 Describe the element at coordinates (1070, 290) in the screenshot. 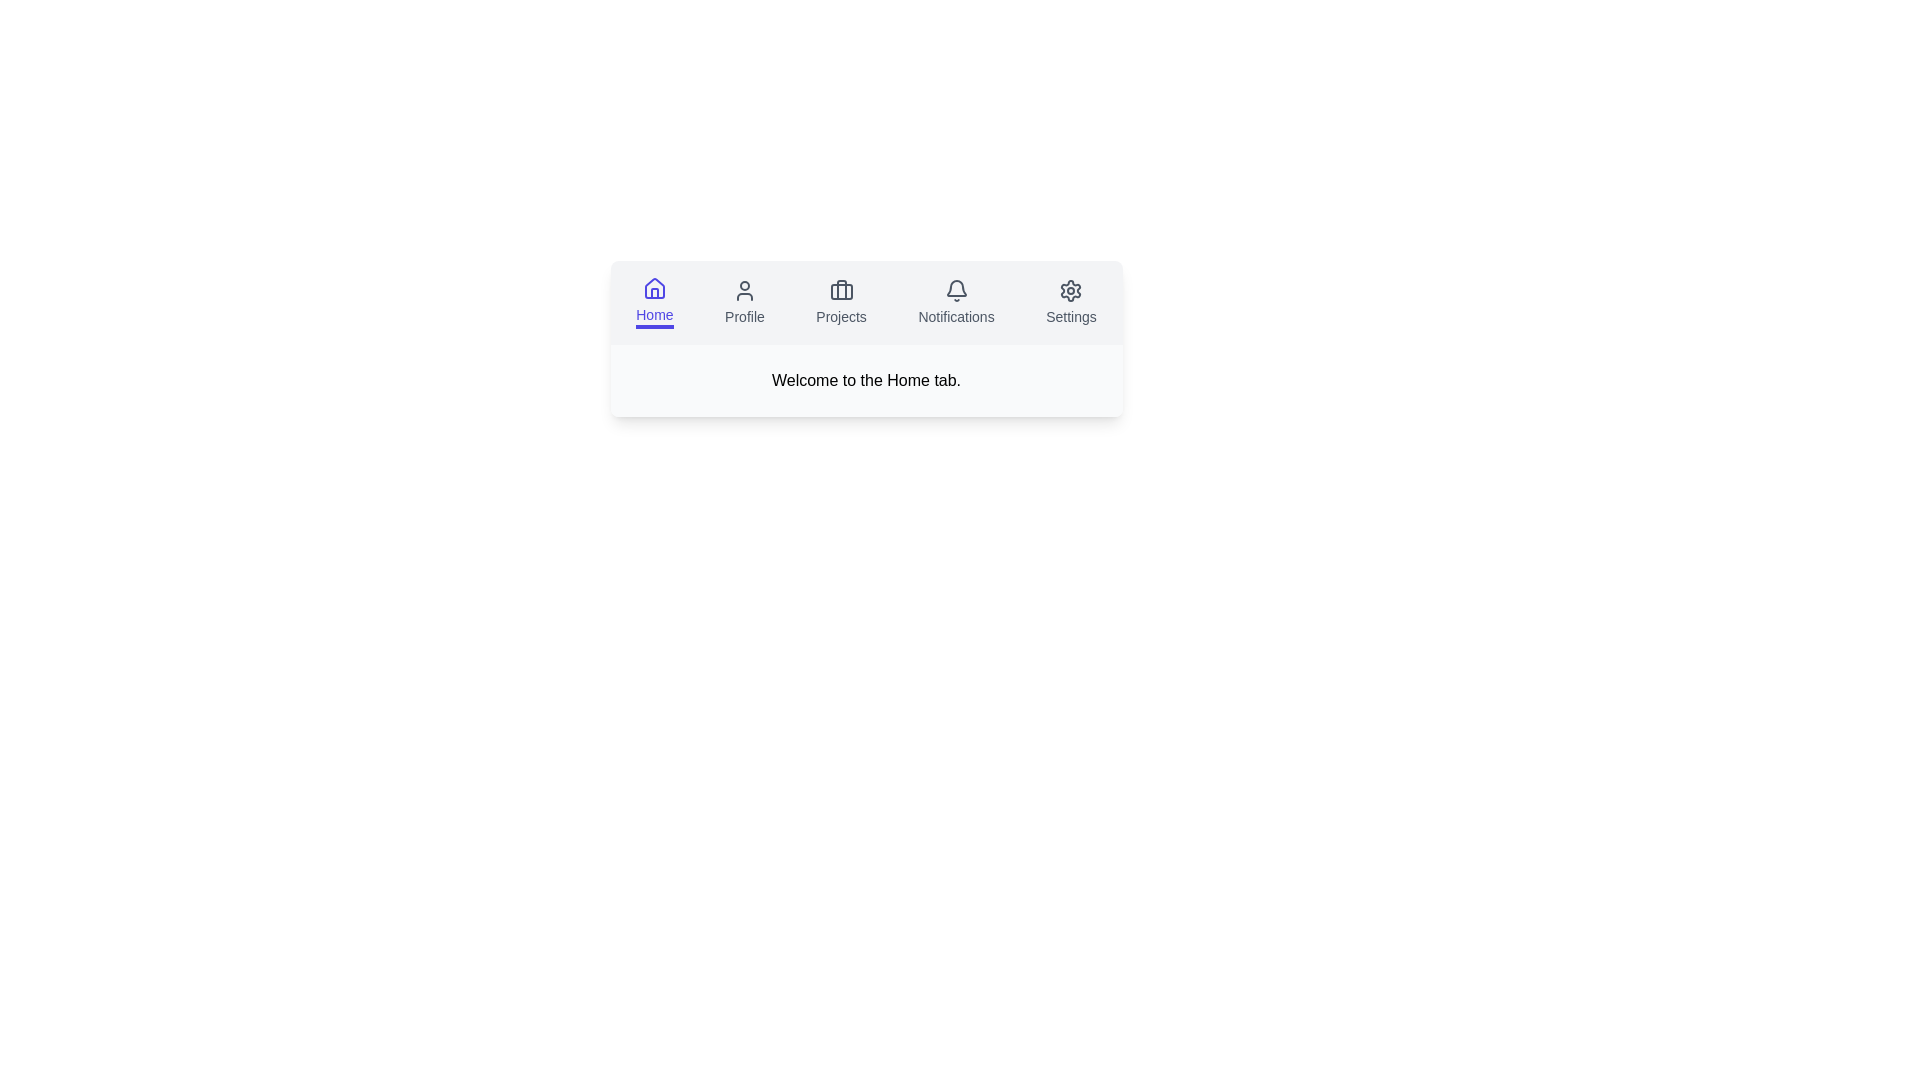

I see `the gear icon representing settings located at the far right of the horizontal navigation bar` at that location.